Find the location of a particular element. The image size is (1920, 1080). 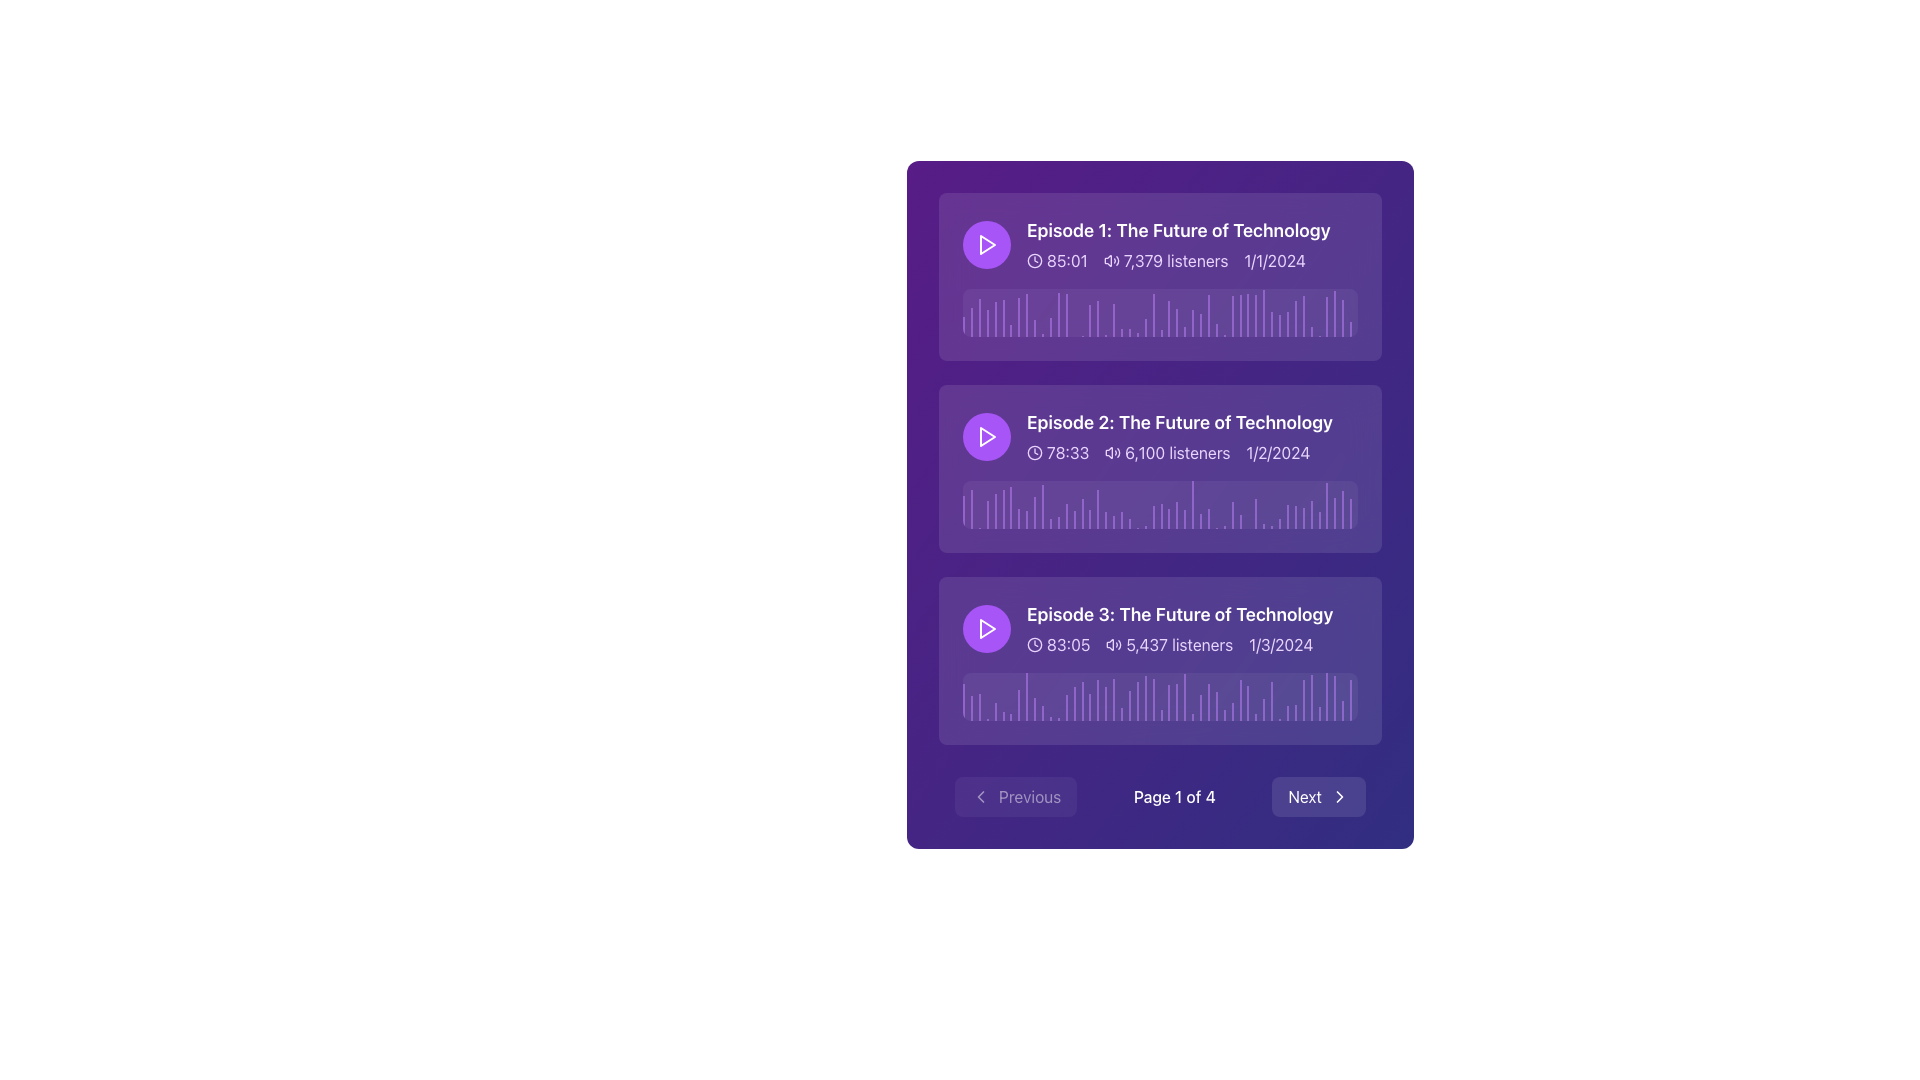

the sixth vertical bar segment from the left in the progress bar representation located in the second card, characterized by its faint purple color and notable height is located at coordinates (1003, 508).